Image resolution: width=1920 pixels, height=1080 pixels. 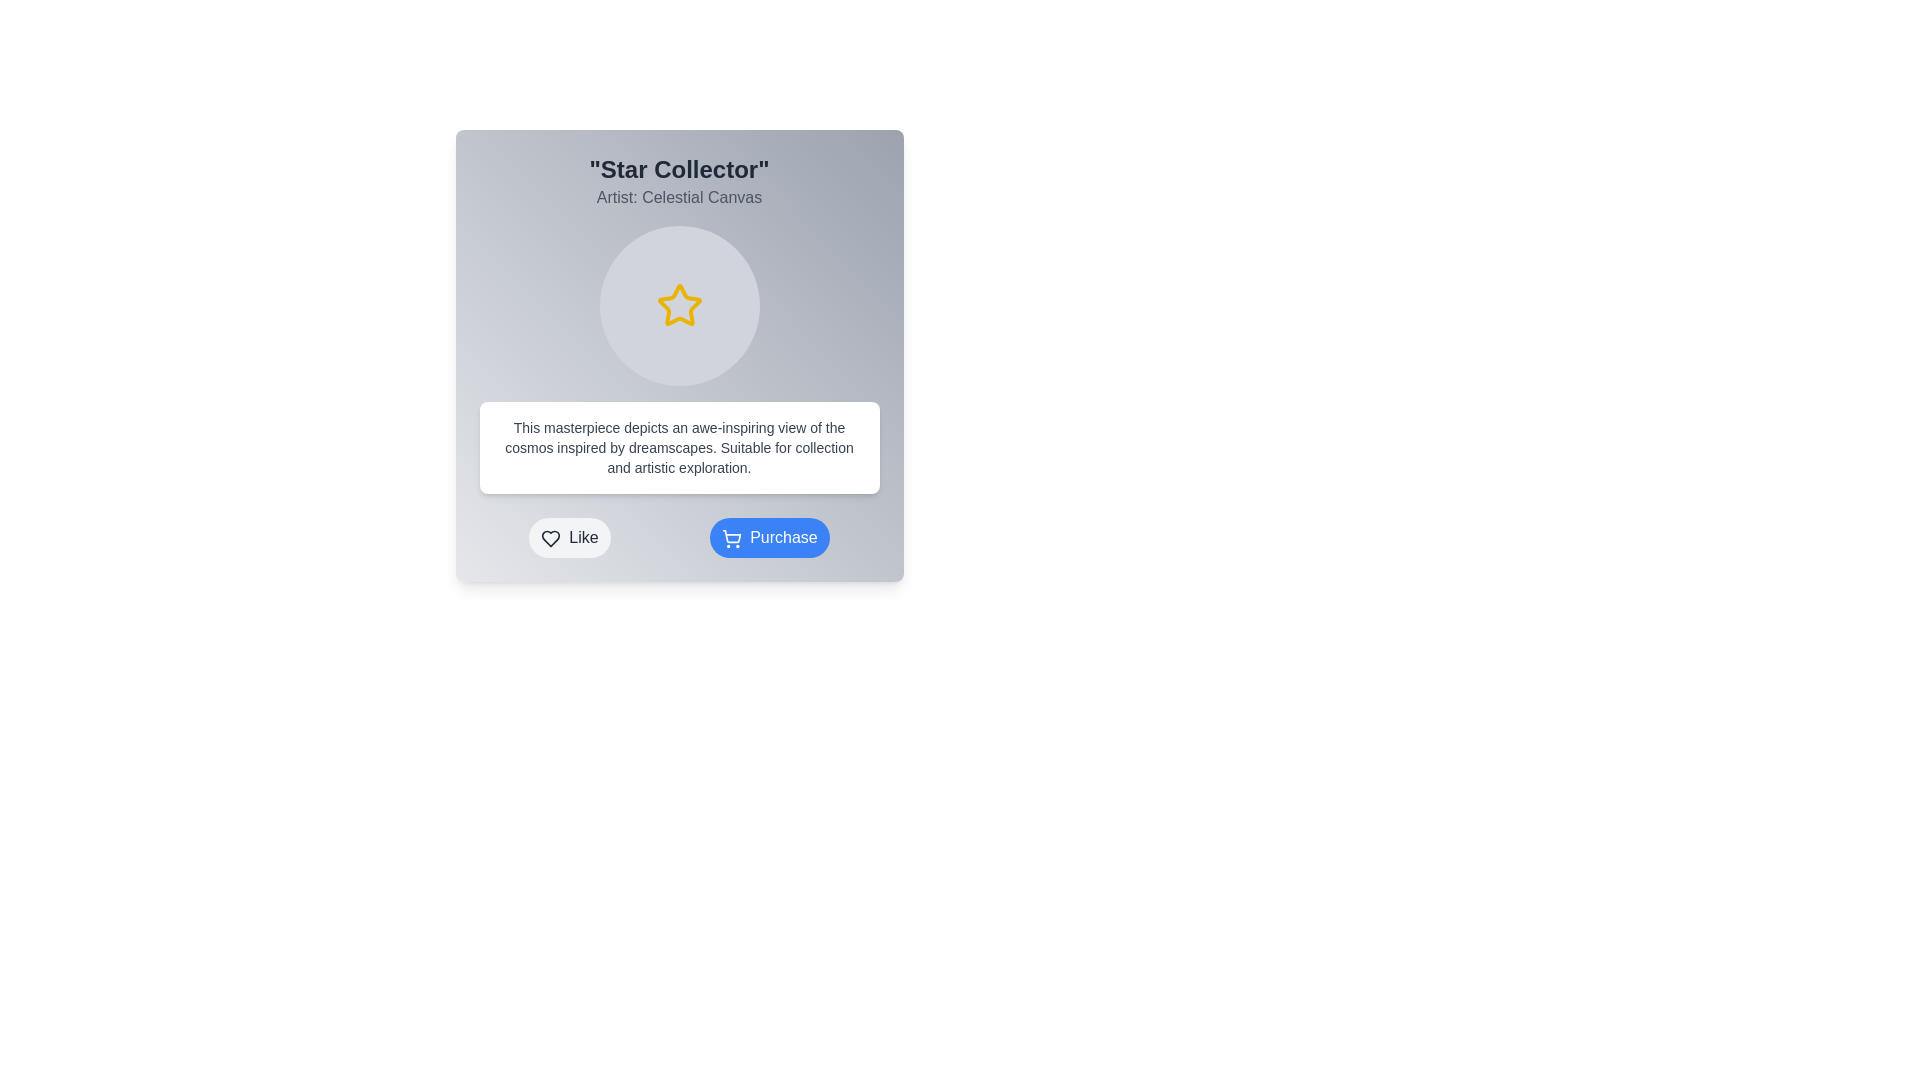 What do you see at coordinates (730, 535) in the screenshot?
I see `the shopping cart icon located at the bottom-right corner of the primary card interface` at bounding box center [730, 535].